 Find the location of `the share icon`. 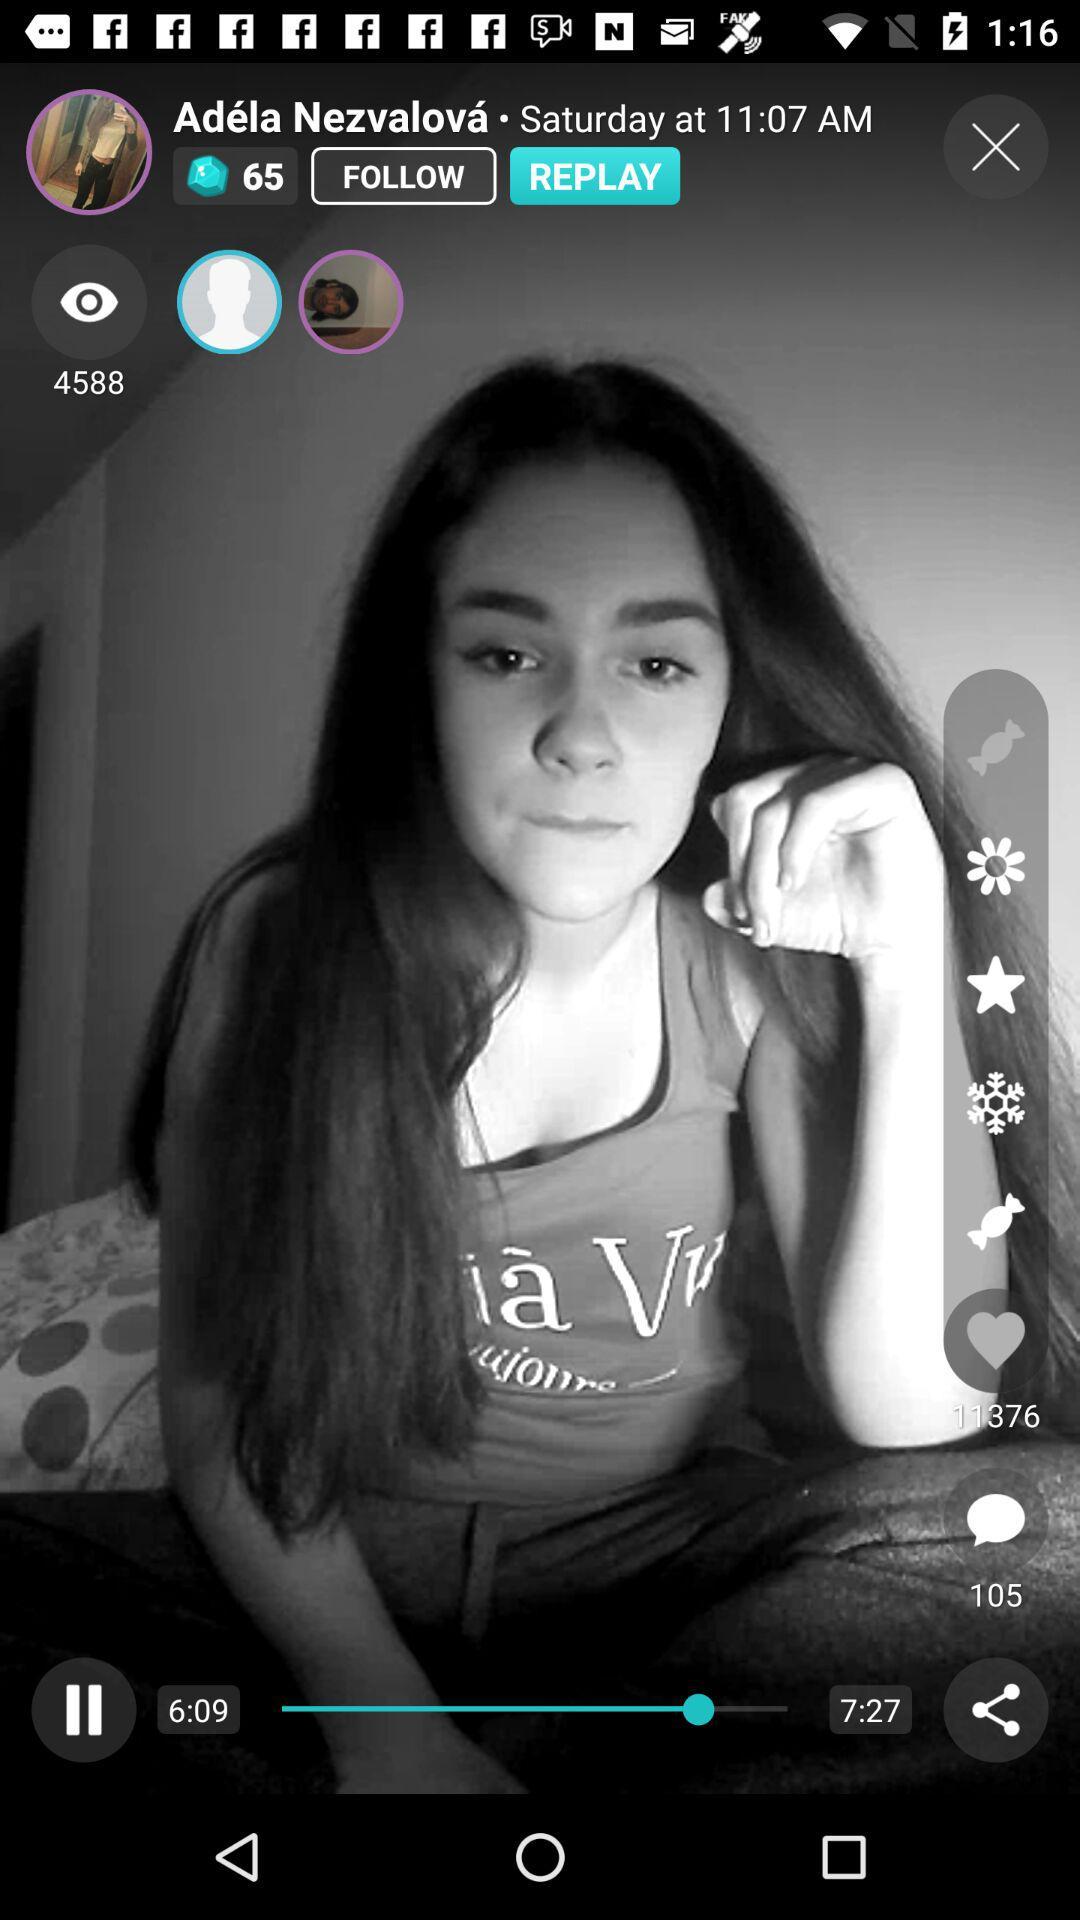

the share icon is located at coordinates (995, 1708).